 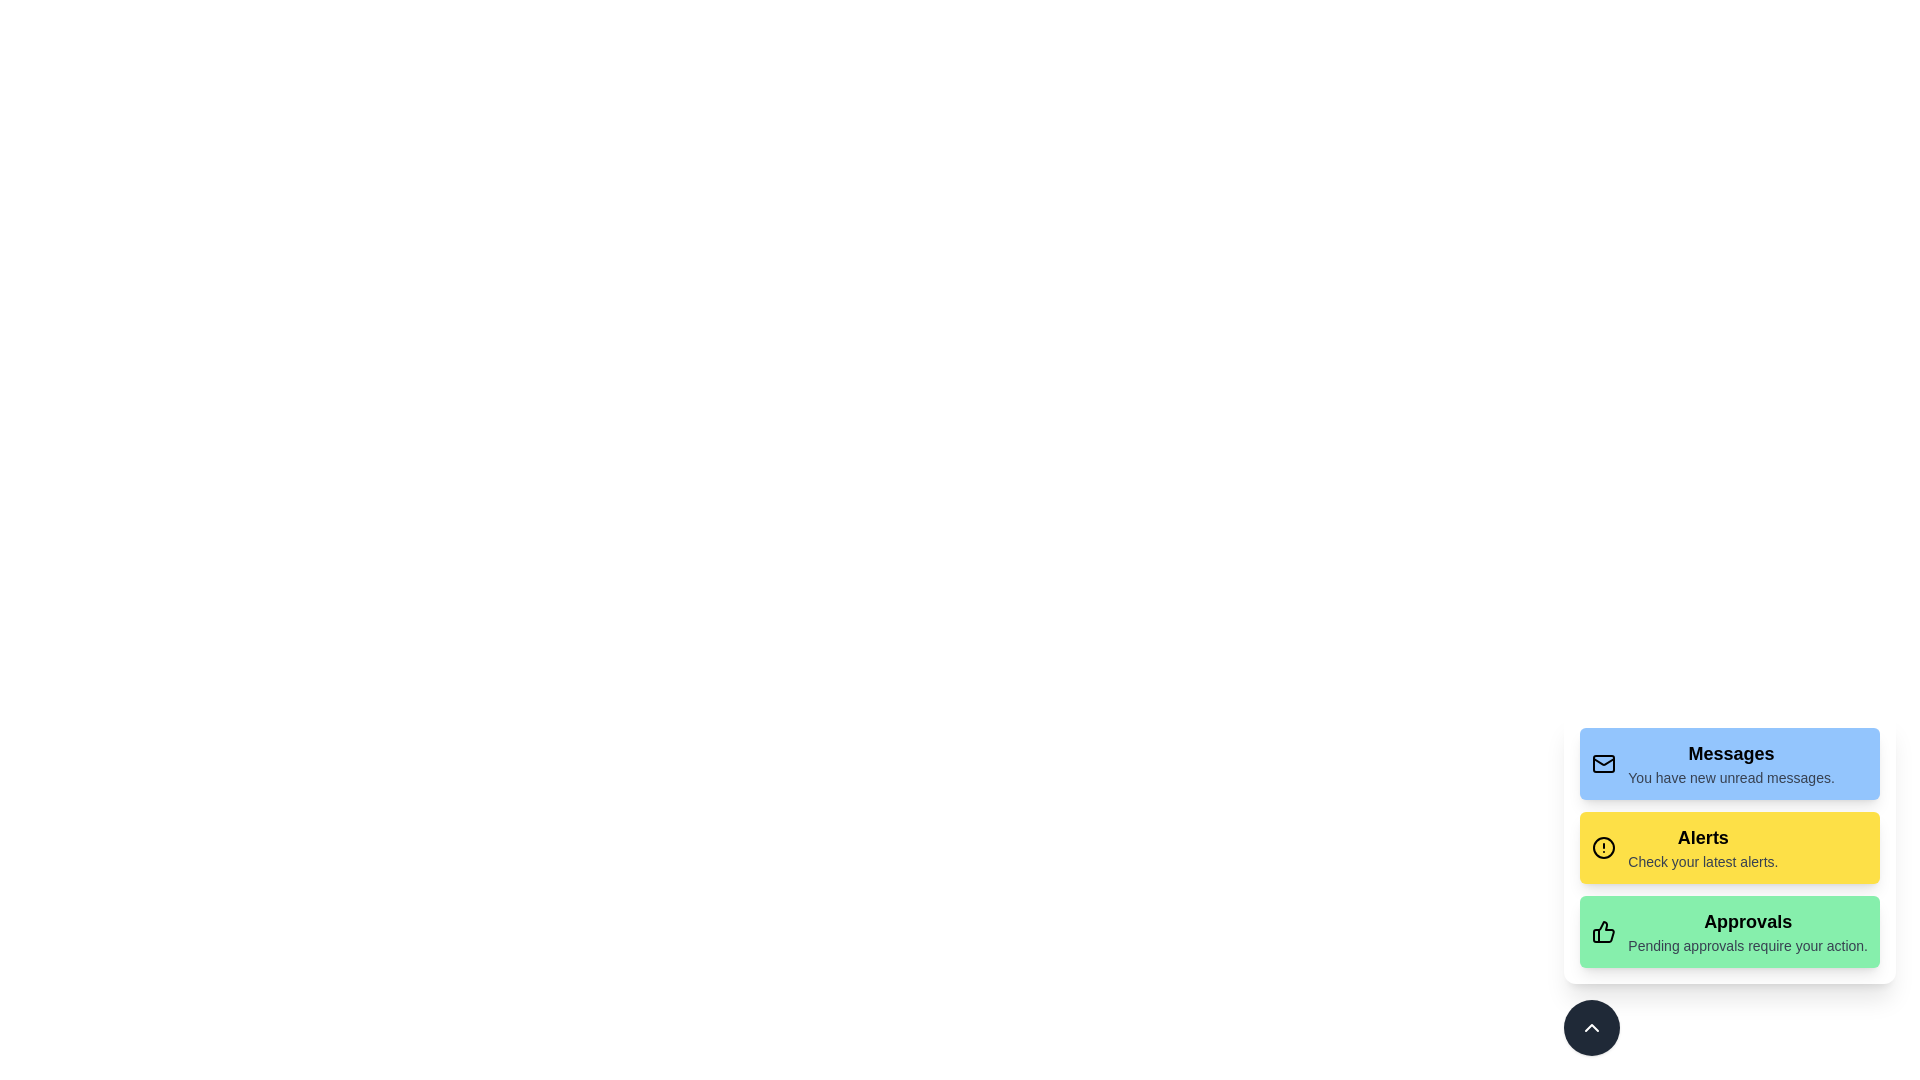 I want to click on the notification to read its description, so click(x=1728, y=763).